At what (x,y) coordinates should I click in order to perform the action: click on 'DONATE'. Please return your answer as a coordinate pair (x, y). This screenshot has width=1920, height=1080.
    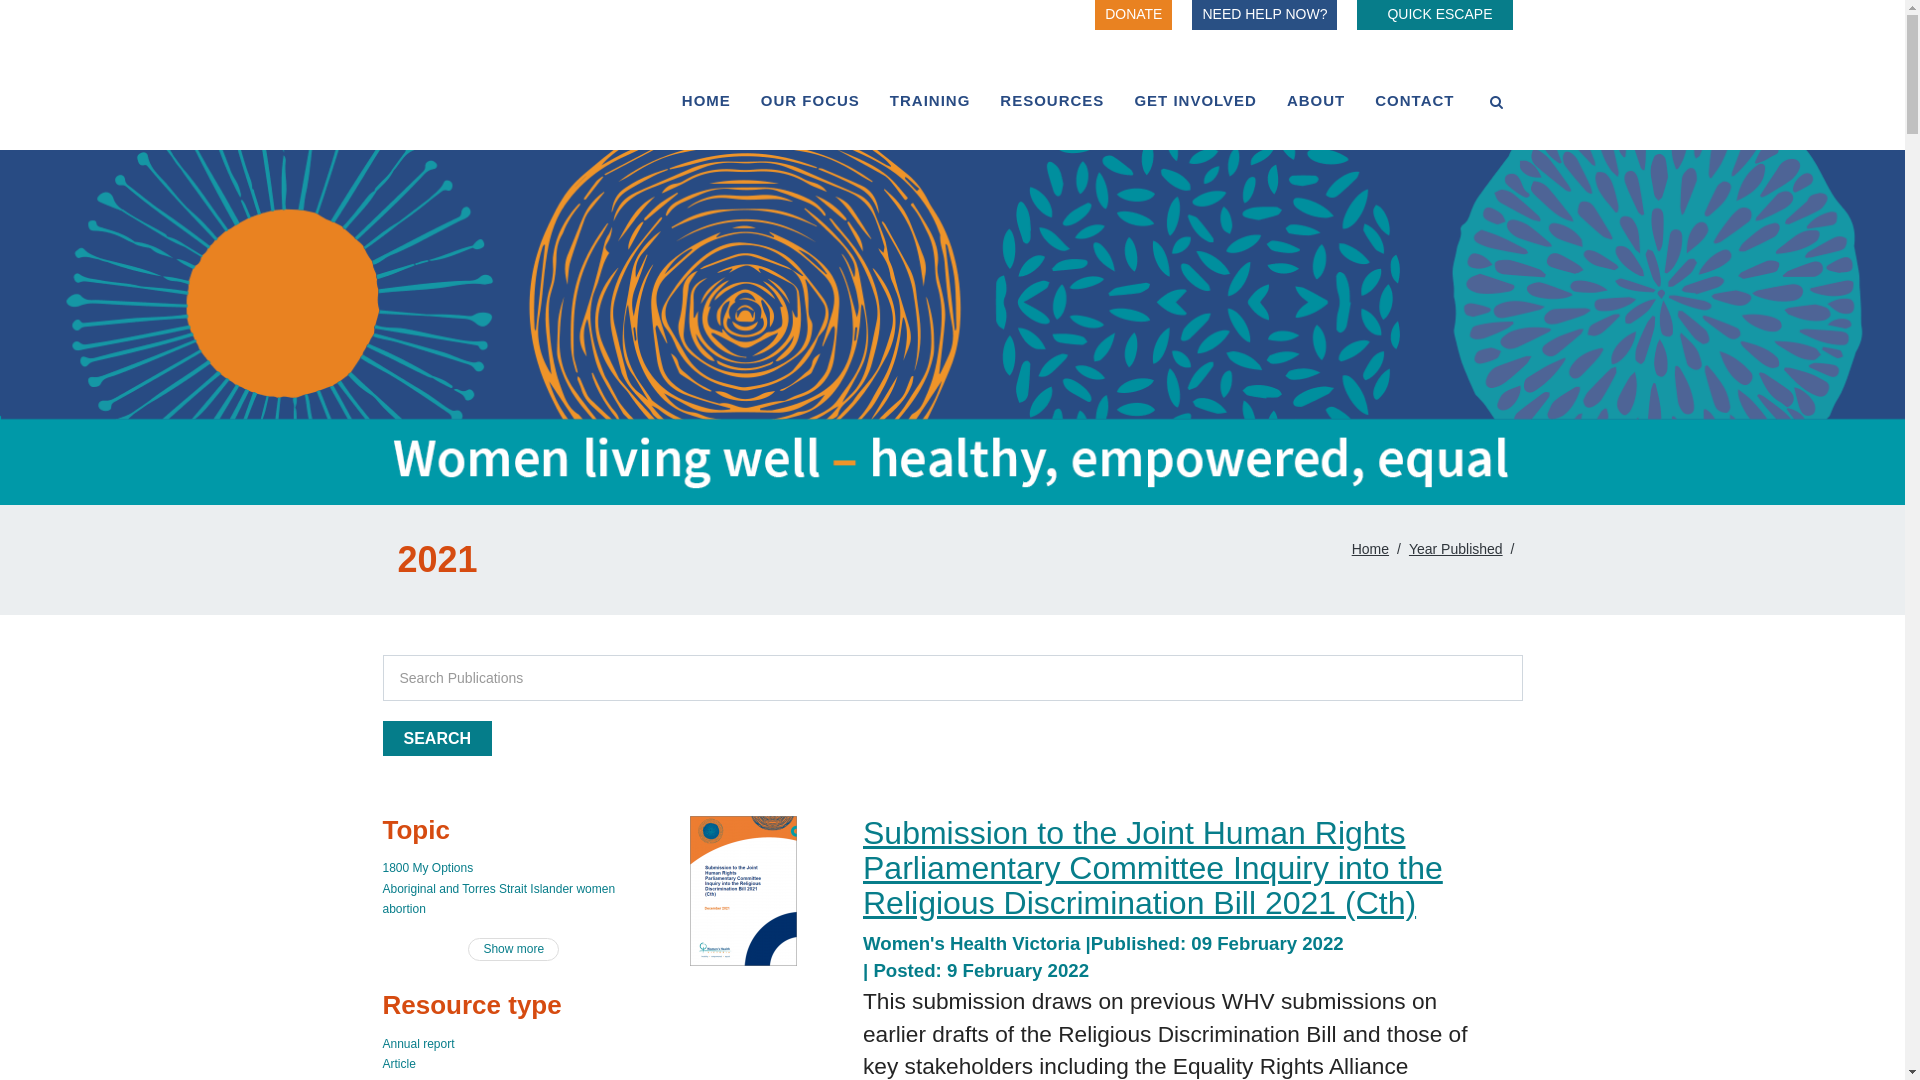
    Looking at the image, I should click on (1093, 15).